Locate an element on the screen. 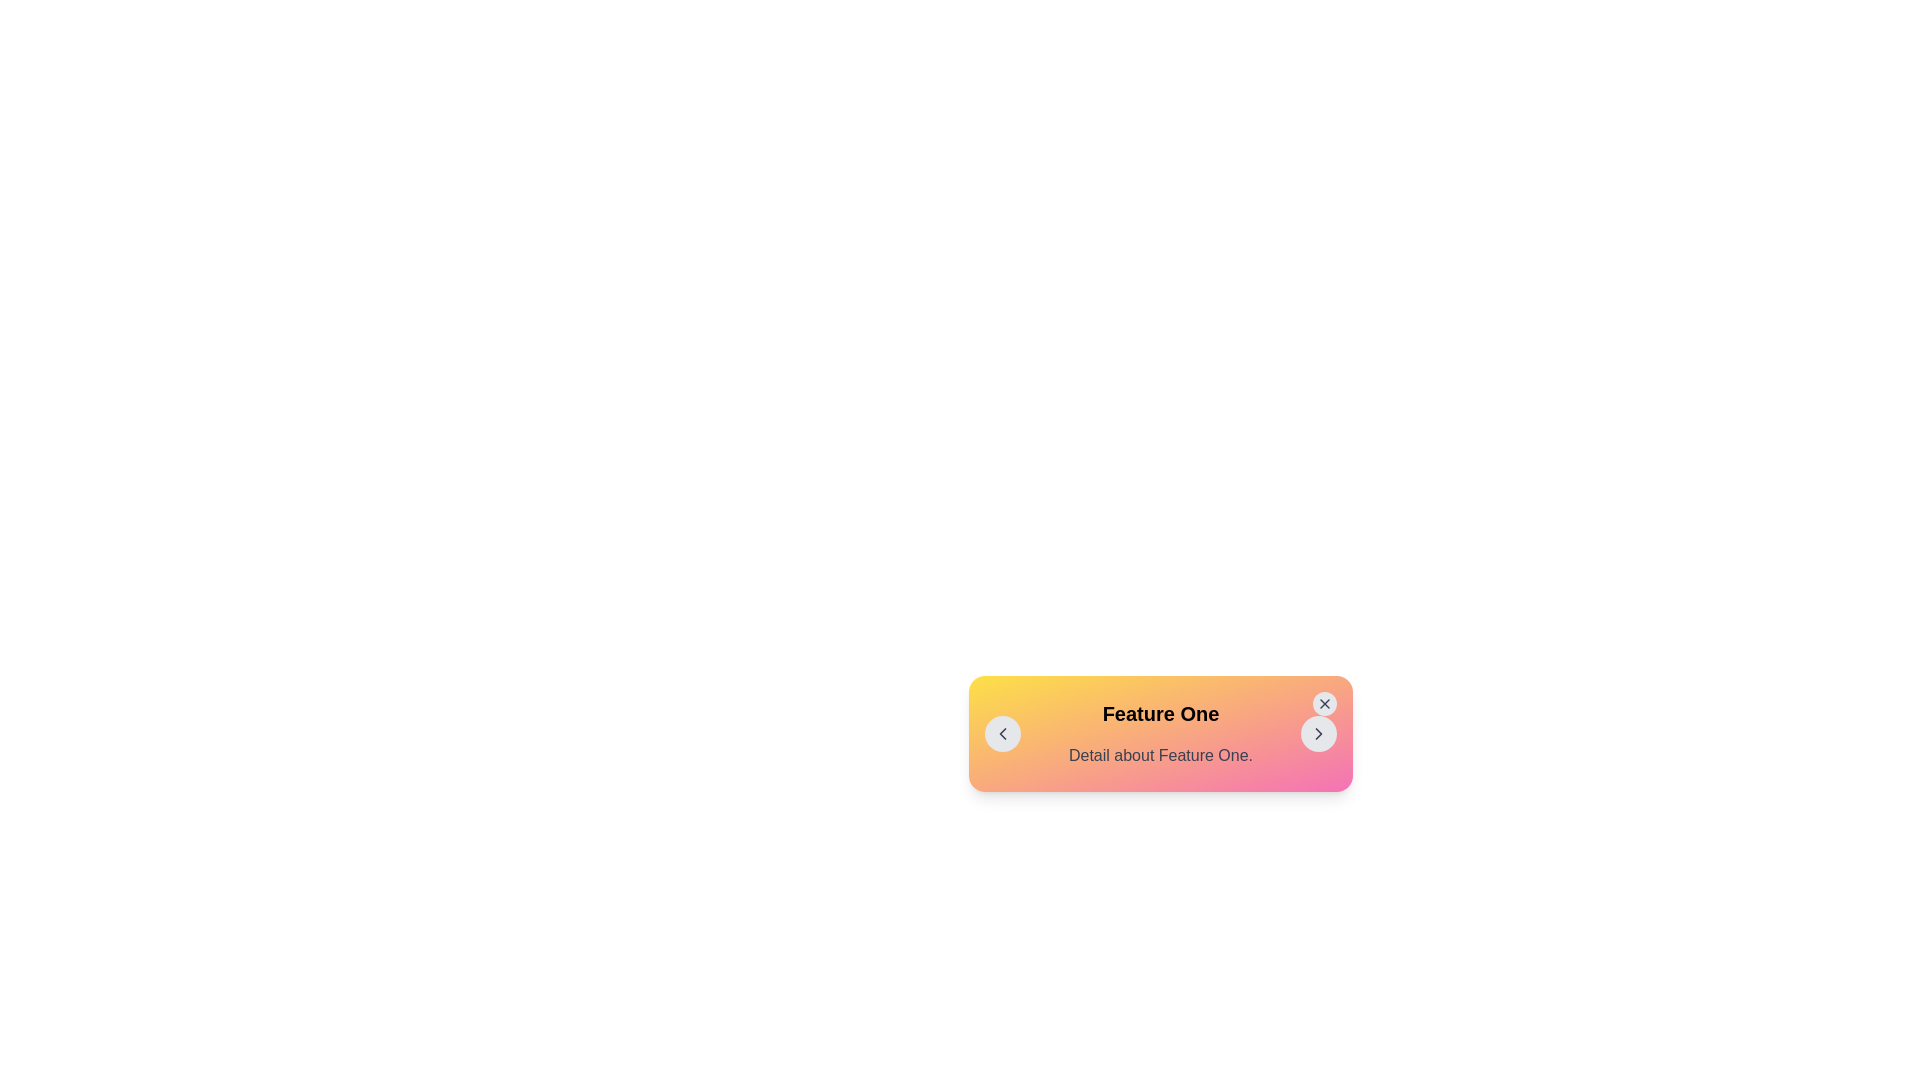  the close icon button located in the top-right corner of the card is located at coordinates (1324, 703).